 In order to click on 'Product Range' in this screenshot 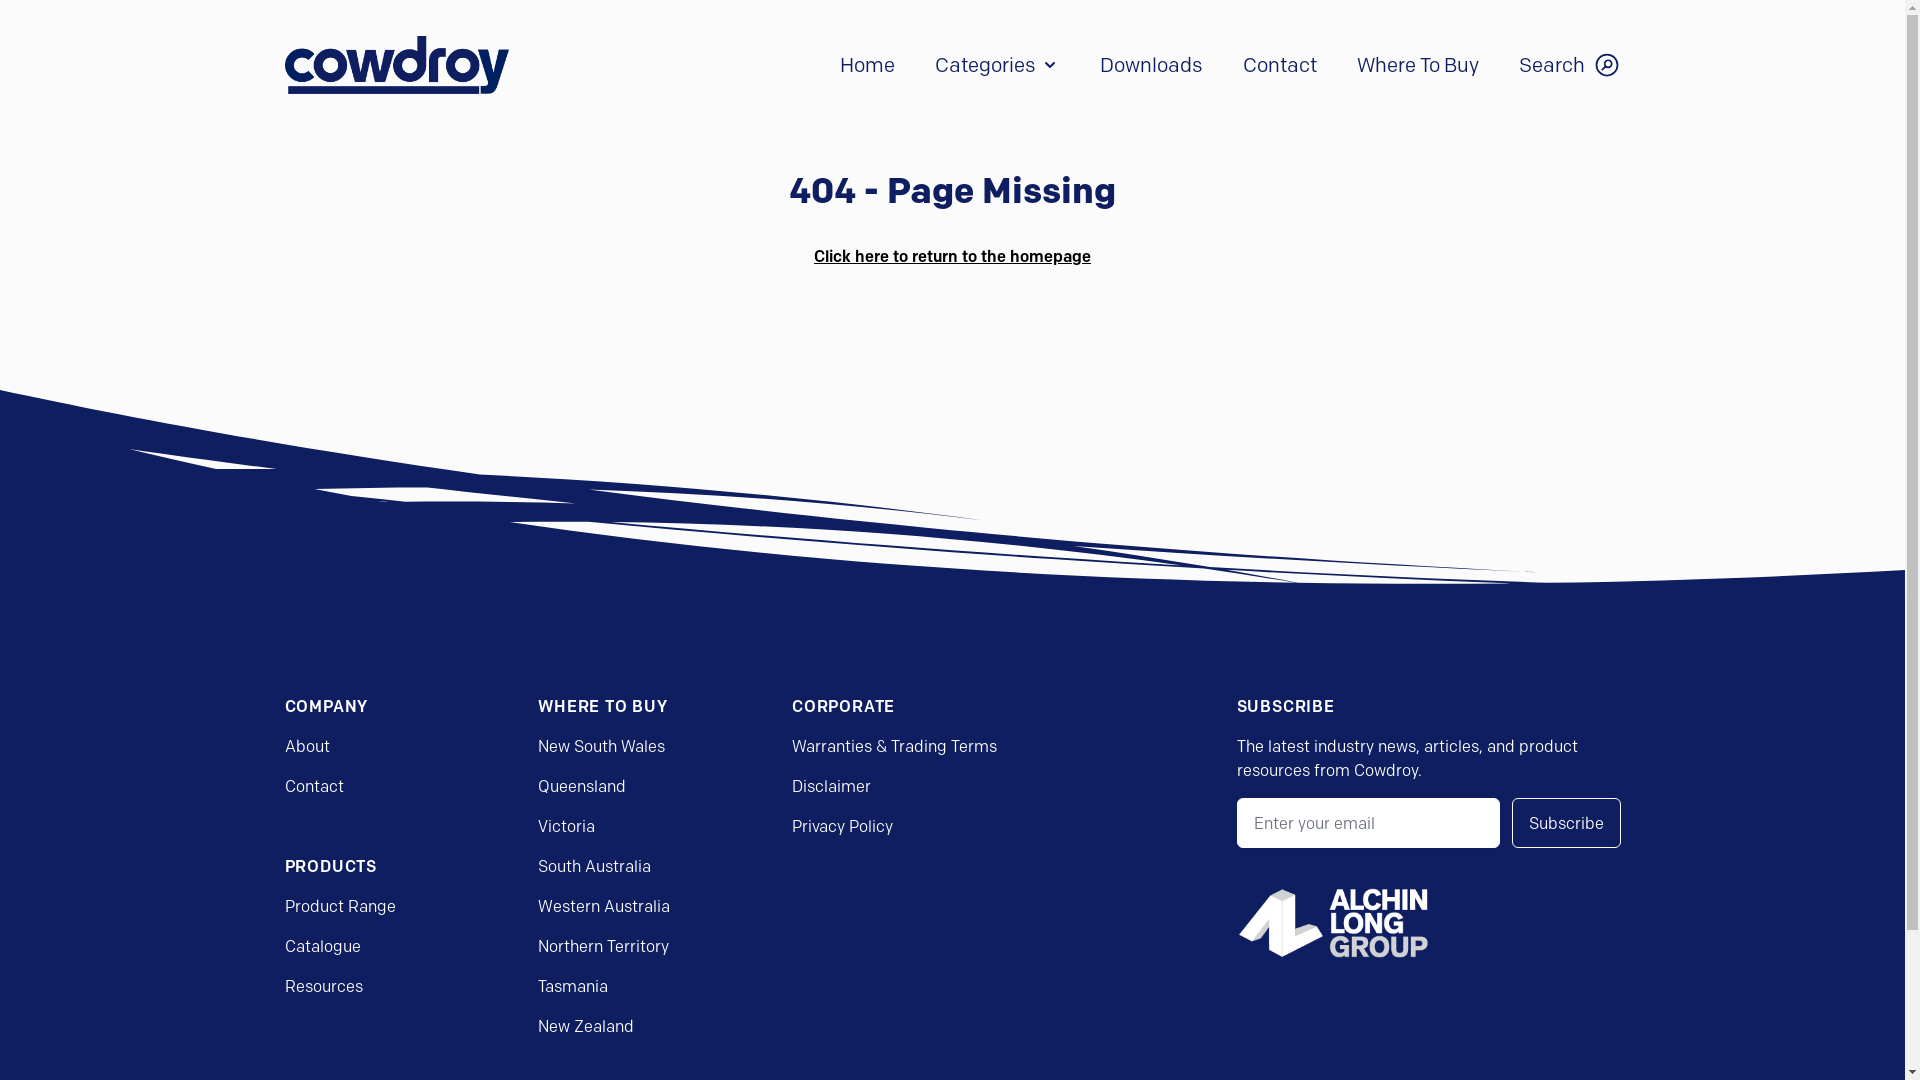, I will do `click(339, 906)`.